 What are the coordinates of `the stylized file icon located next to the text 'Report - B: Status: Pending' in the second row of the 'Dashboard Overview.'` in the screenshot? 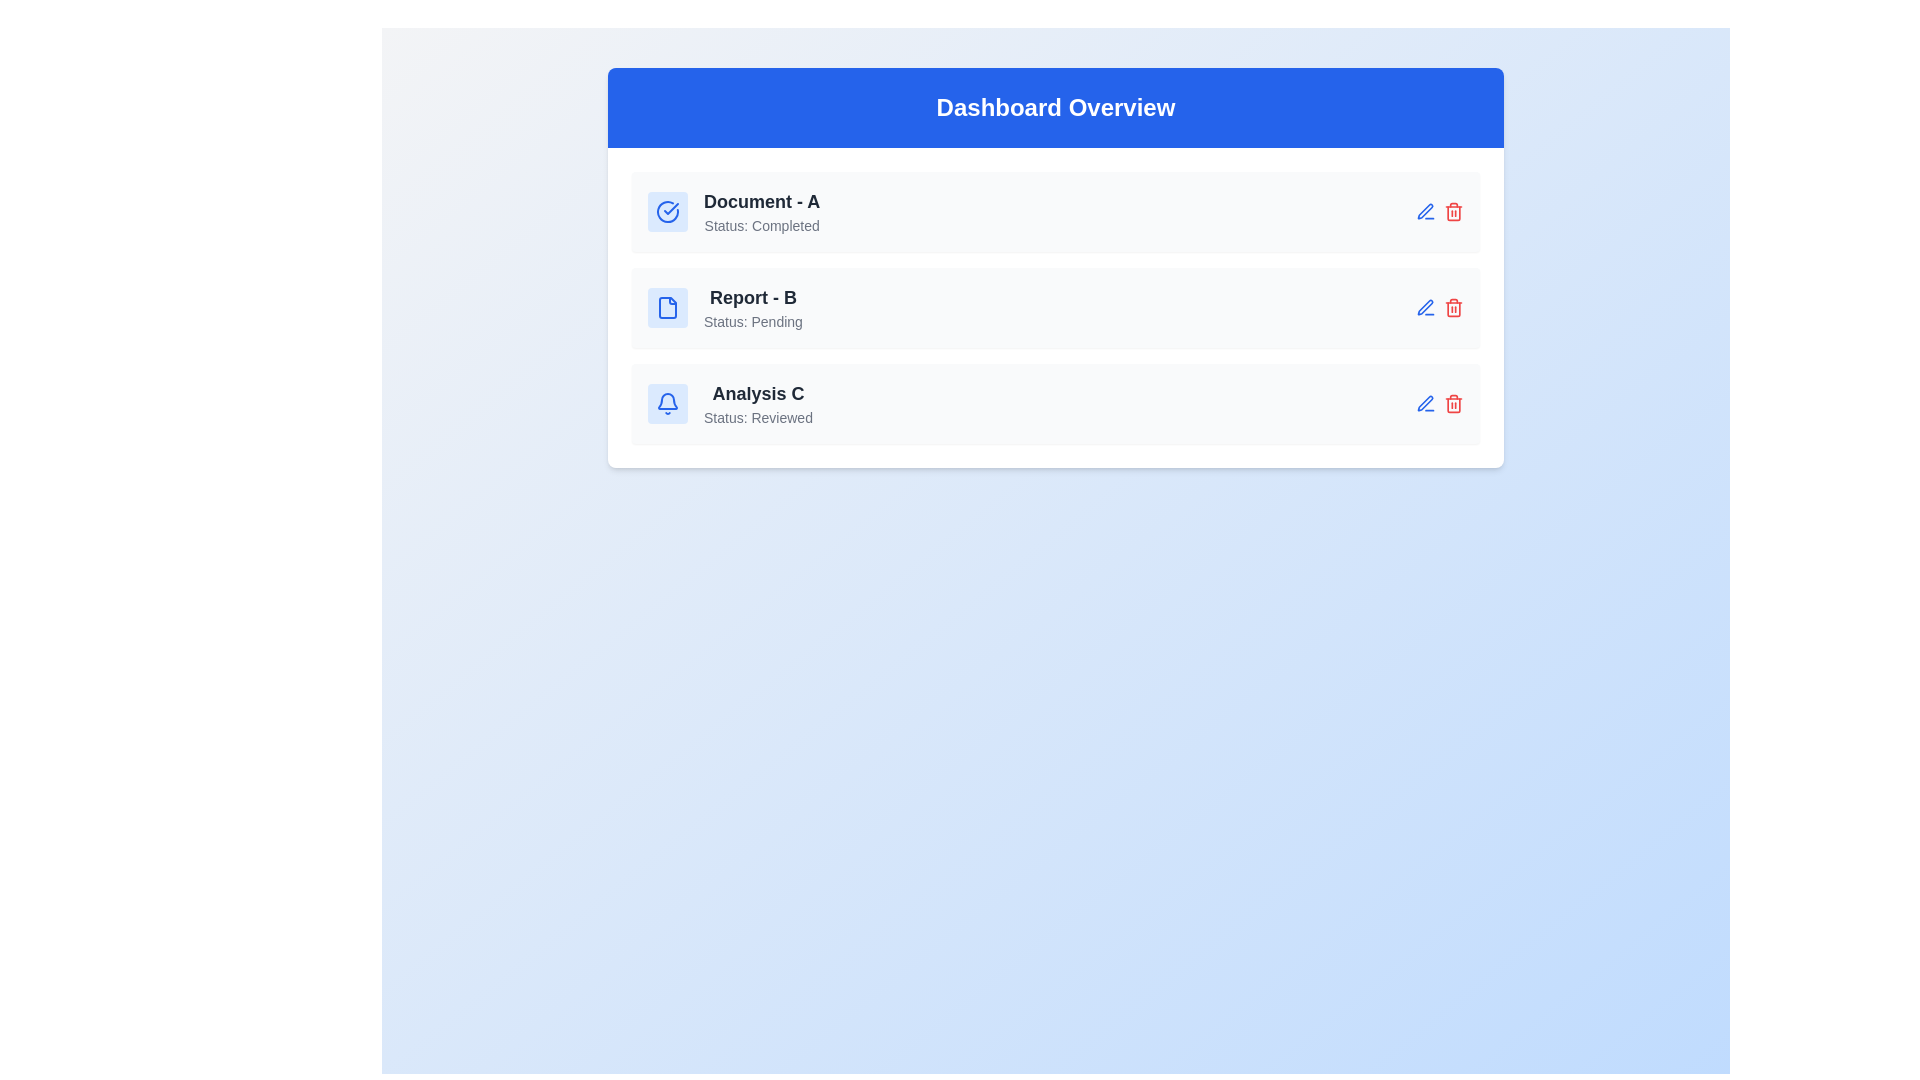 It's located at (667, 308).